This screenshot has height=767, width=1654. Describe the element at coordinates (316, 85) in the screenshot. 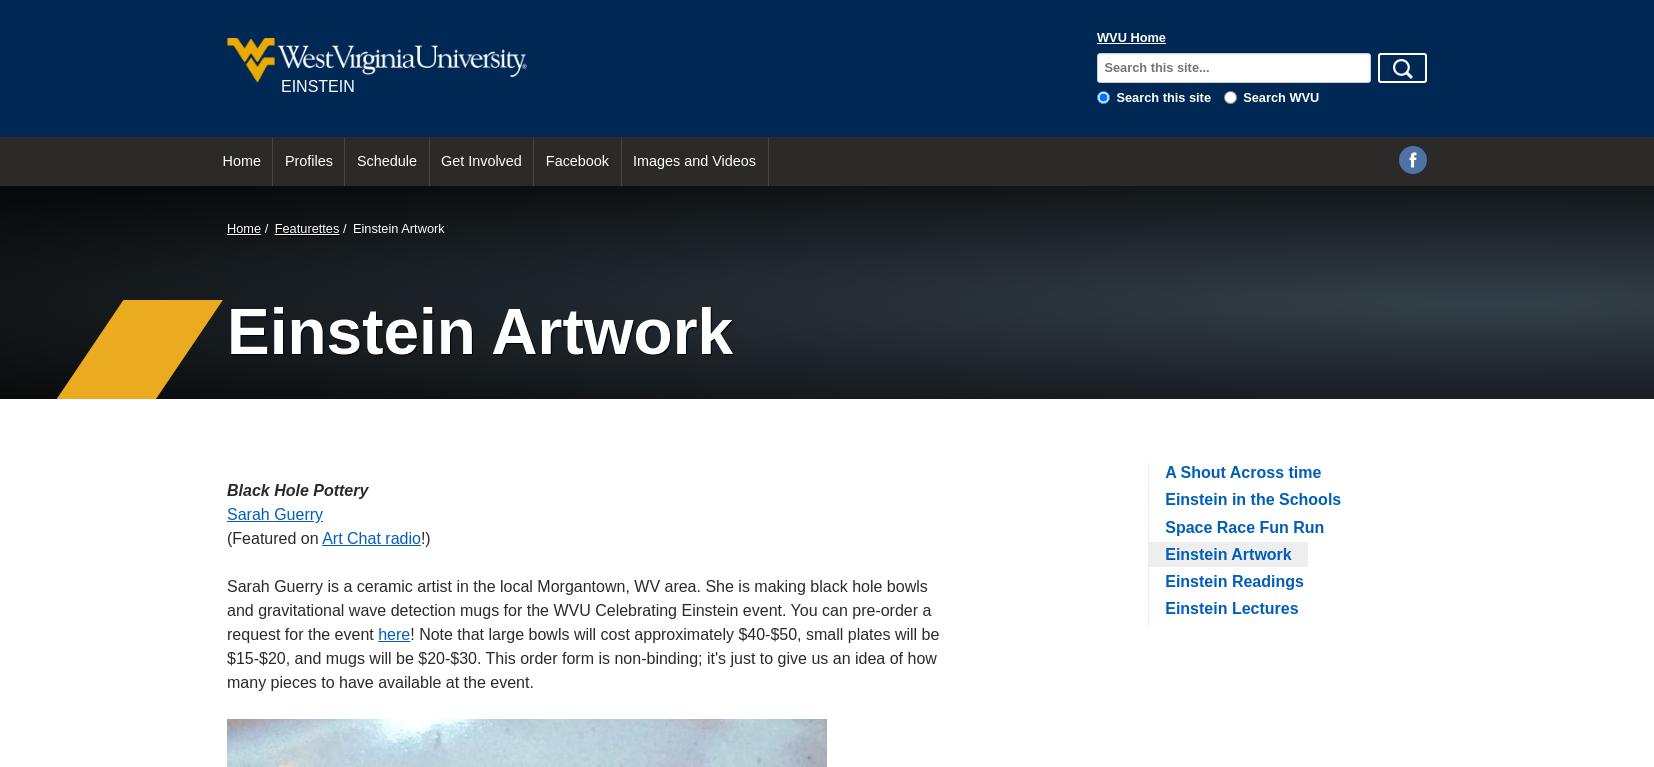

I see `'Einstein'` at that location.